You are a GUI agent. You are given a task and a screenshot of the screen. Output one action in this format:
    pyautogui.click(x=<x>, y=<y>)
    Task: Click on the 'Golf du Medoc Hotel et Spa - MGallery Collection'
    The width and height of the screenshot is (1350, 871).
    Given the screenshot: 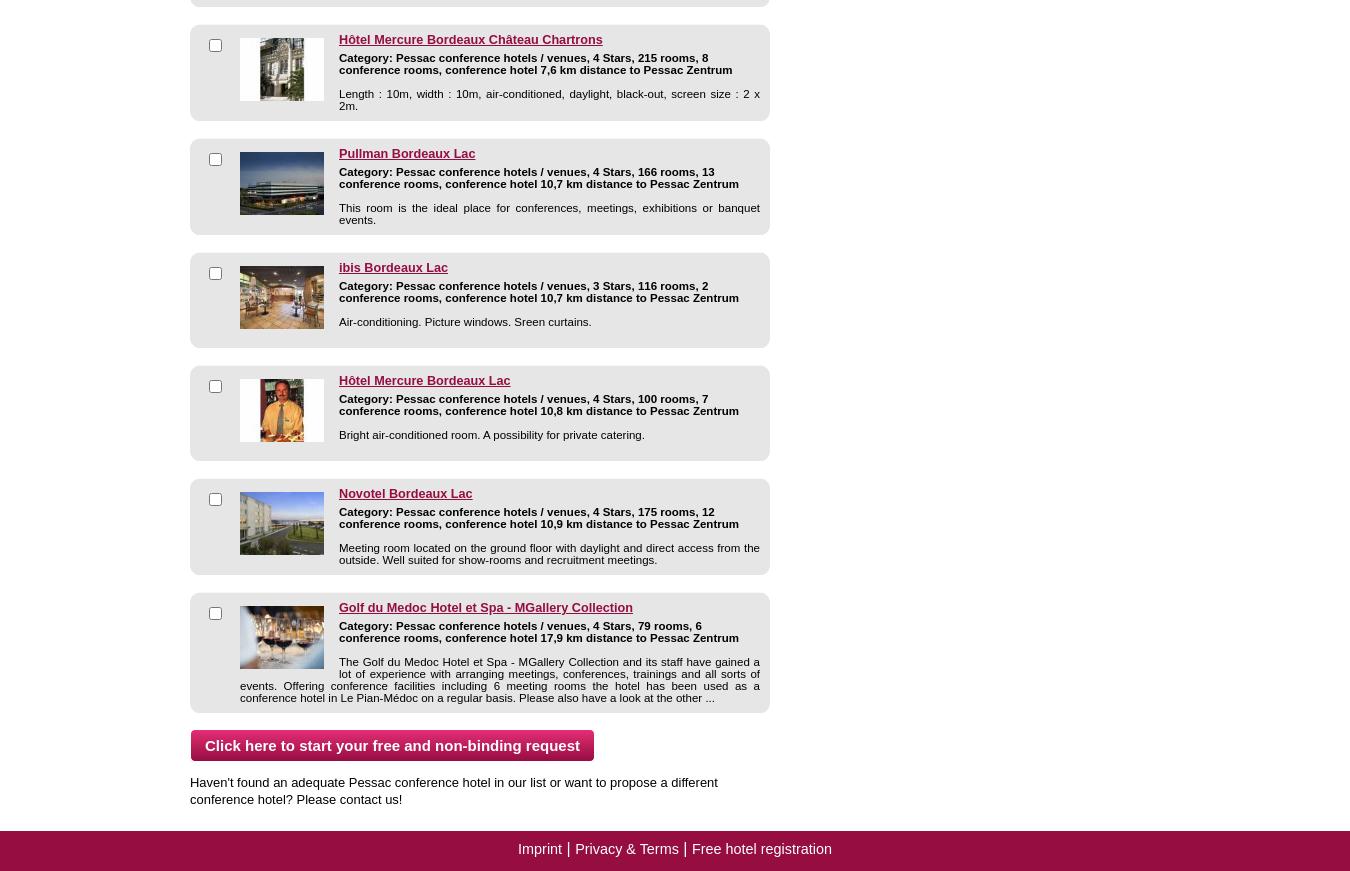 What is the action you would take?
    pyautogui.click(x=484, y=606)
    